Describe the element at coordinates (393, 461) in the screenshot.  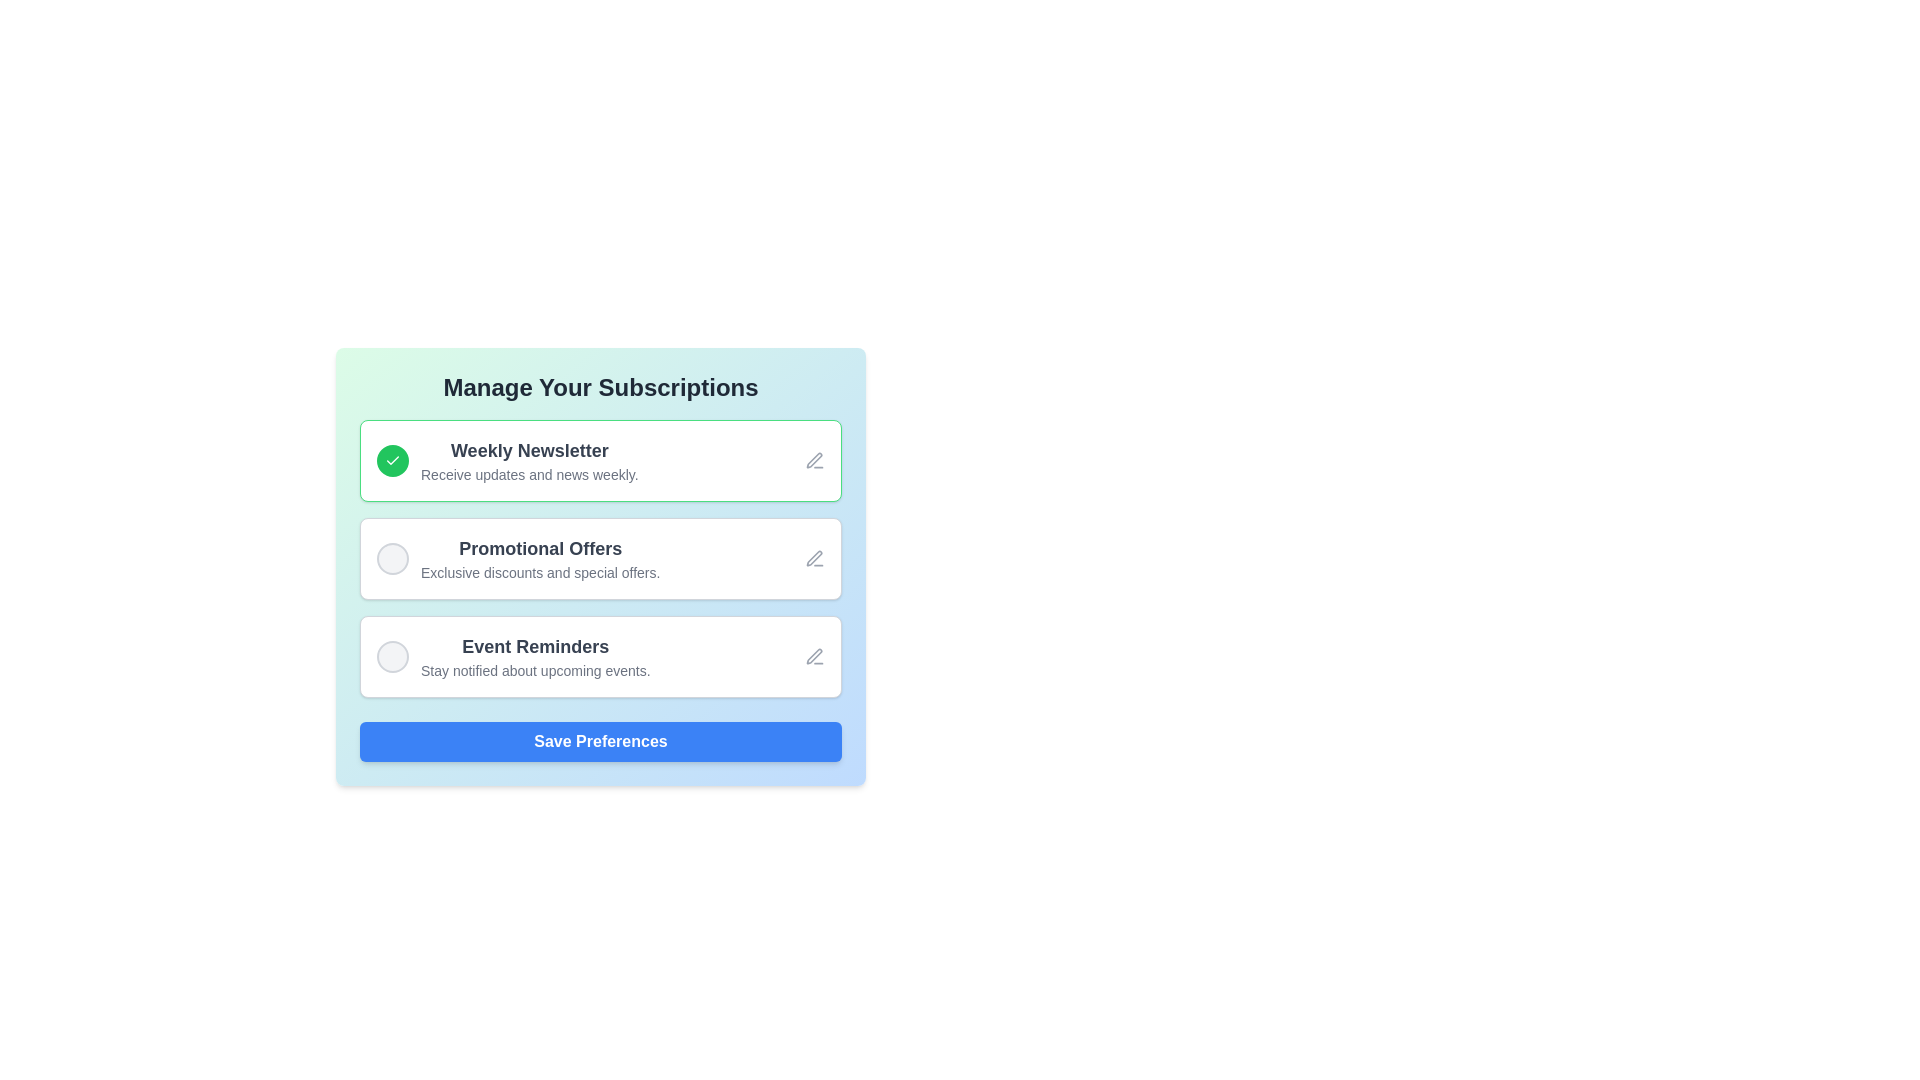
I see `the selection state icon representing the 'Weekly Newsletter' option, which is positioned to the left of the associated text` at that location.